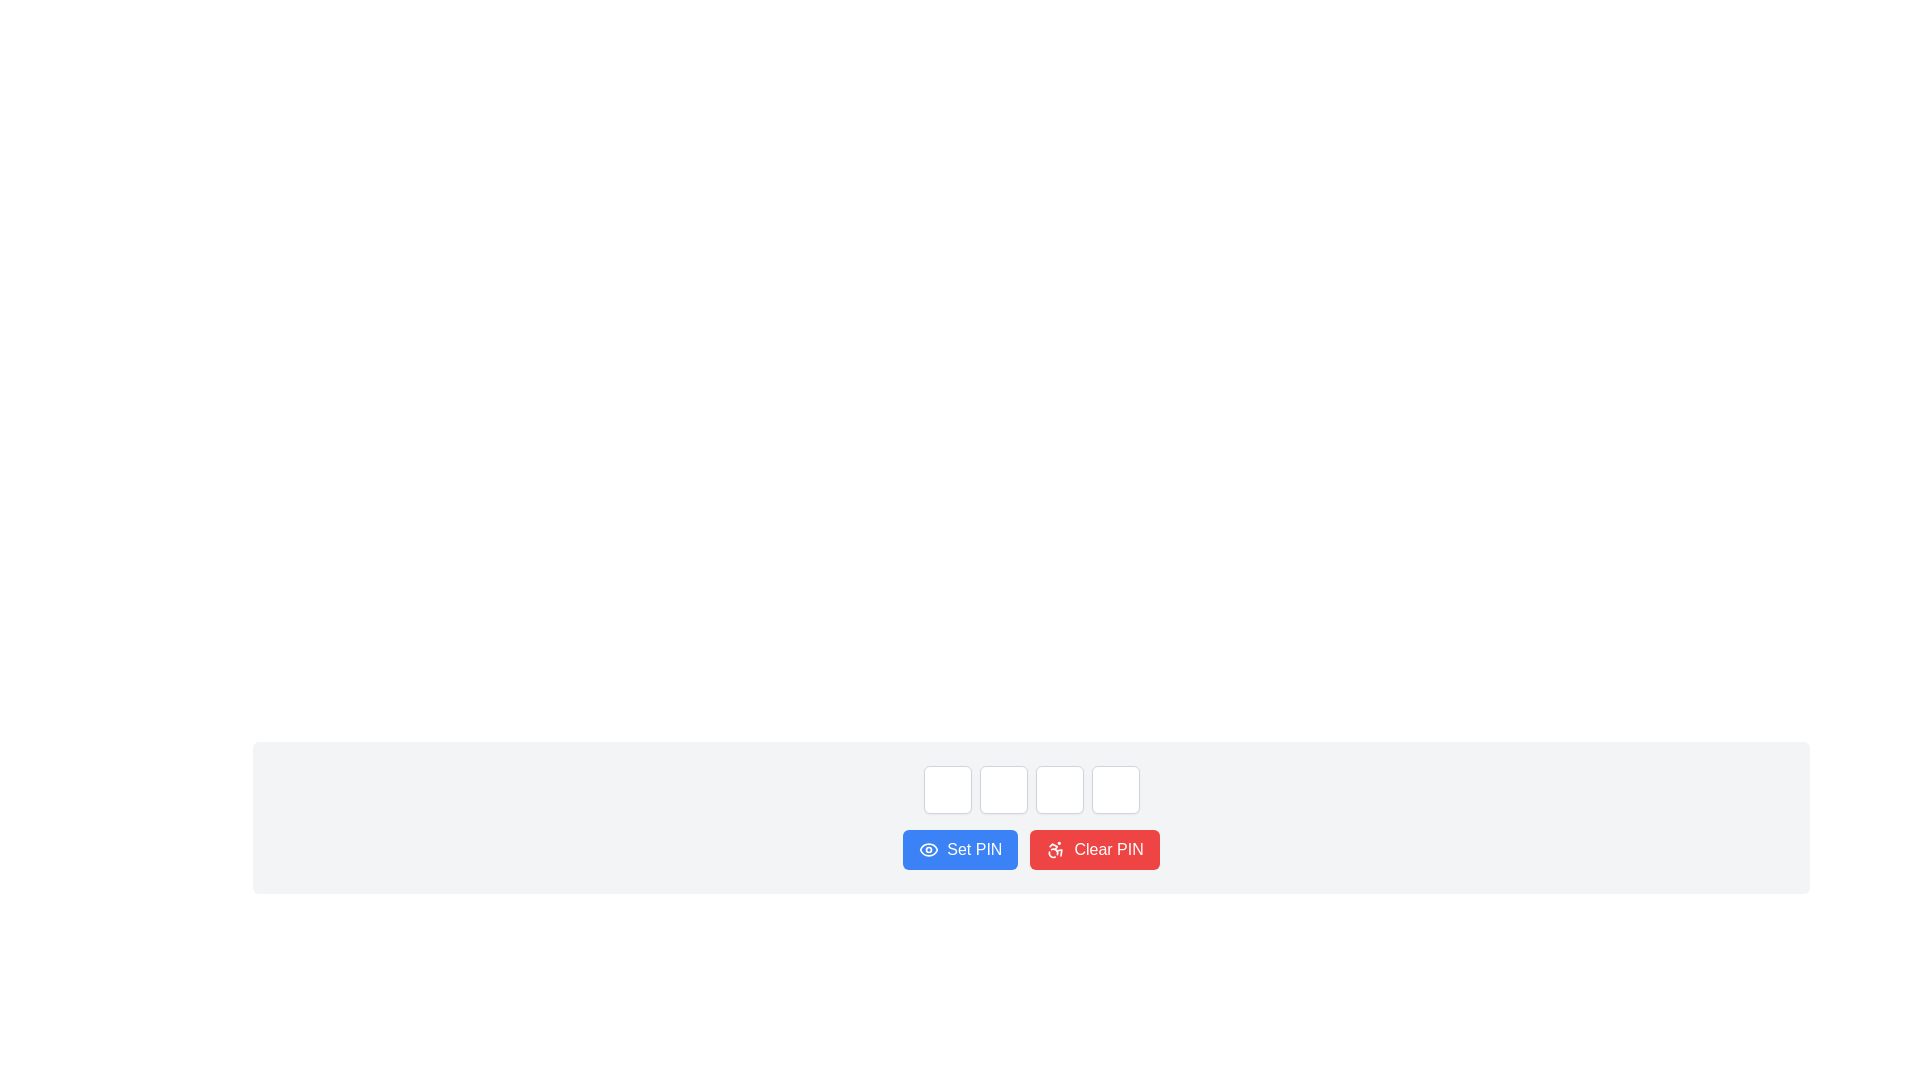  Describe the element at coordinates (1107, 849) in the screenshot. I see `the text label inside the red button that indicates the action of clearing the existing PIN, located at the bottom-right of the main interface` at that location.